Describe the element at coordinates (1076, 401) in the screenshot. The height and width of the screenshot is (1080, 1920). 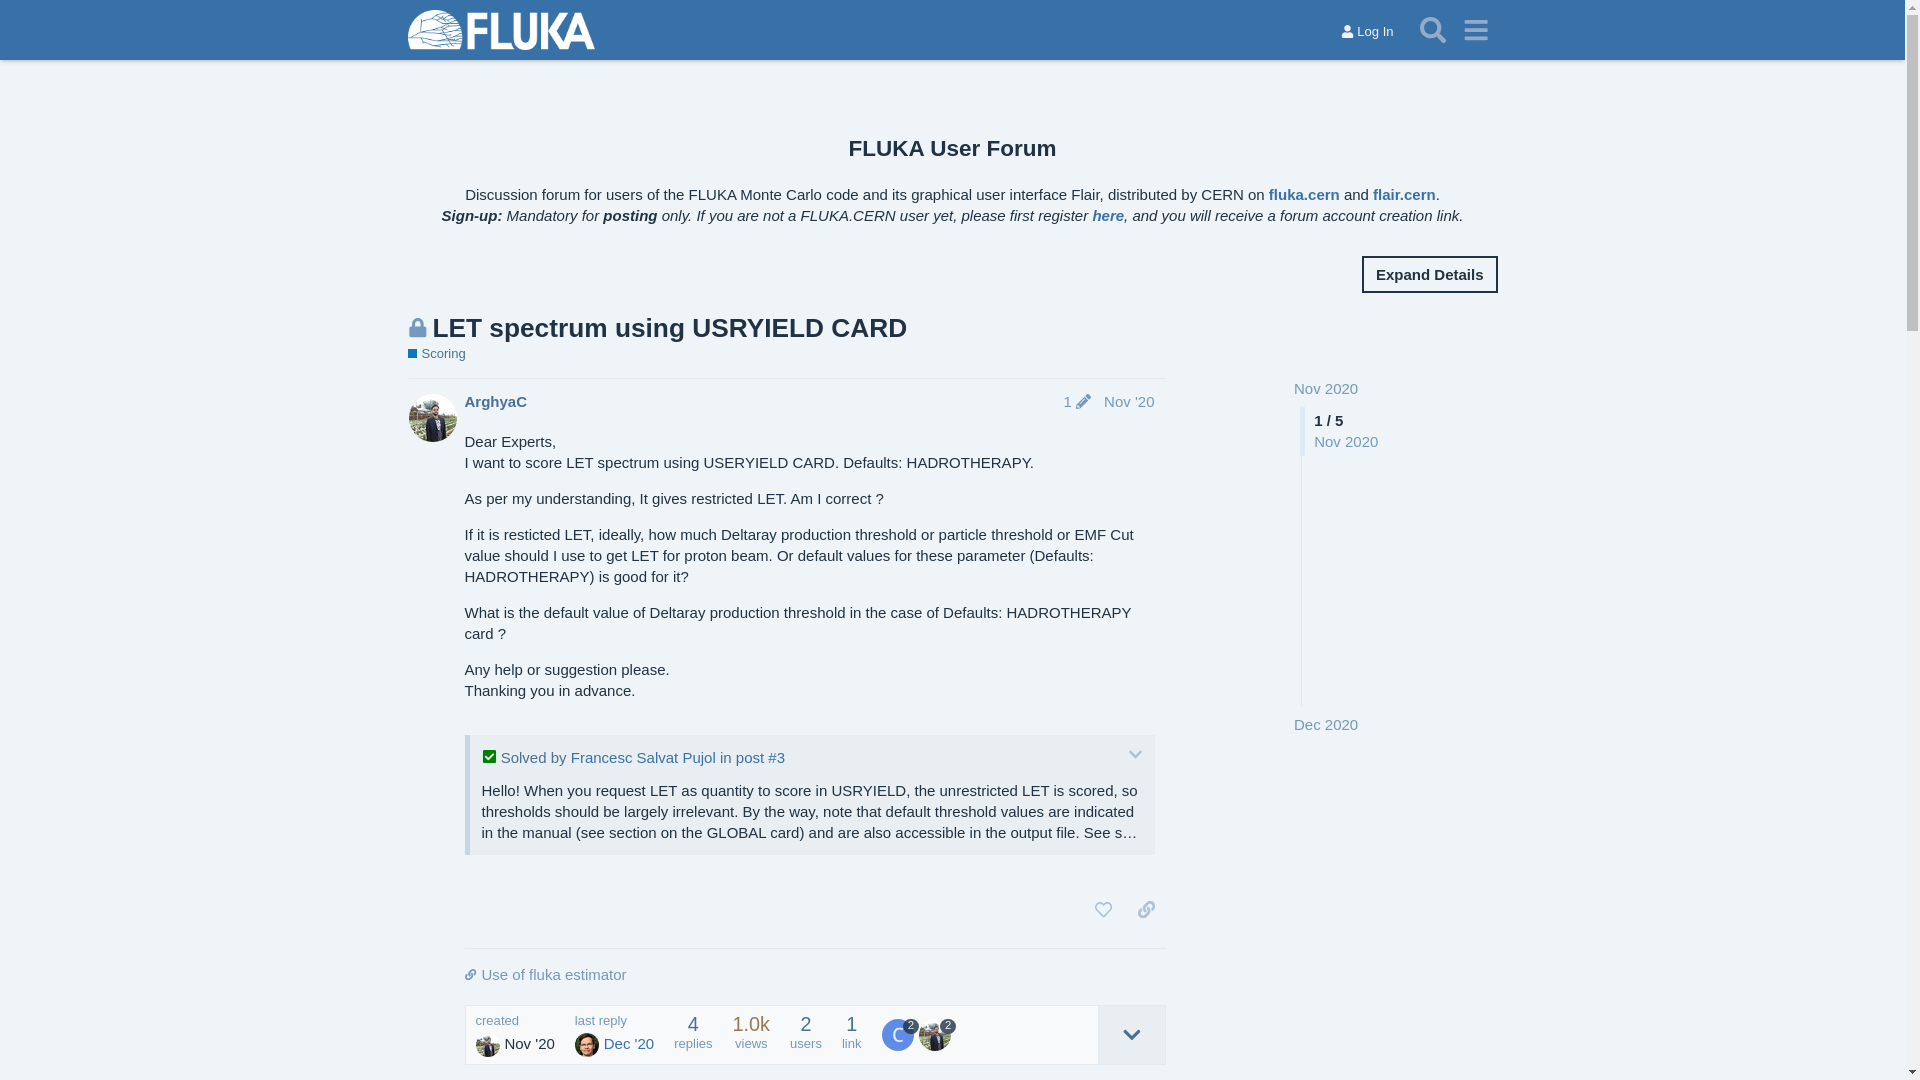
I see `'1'` at that location.